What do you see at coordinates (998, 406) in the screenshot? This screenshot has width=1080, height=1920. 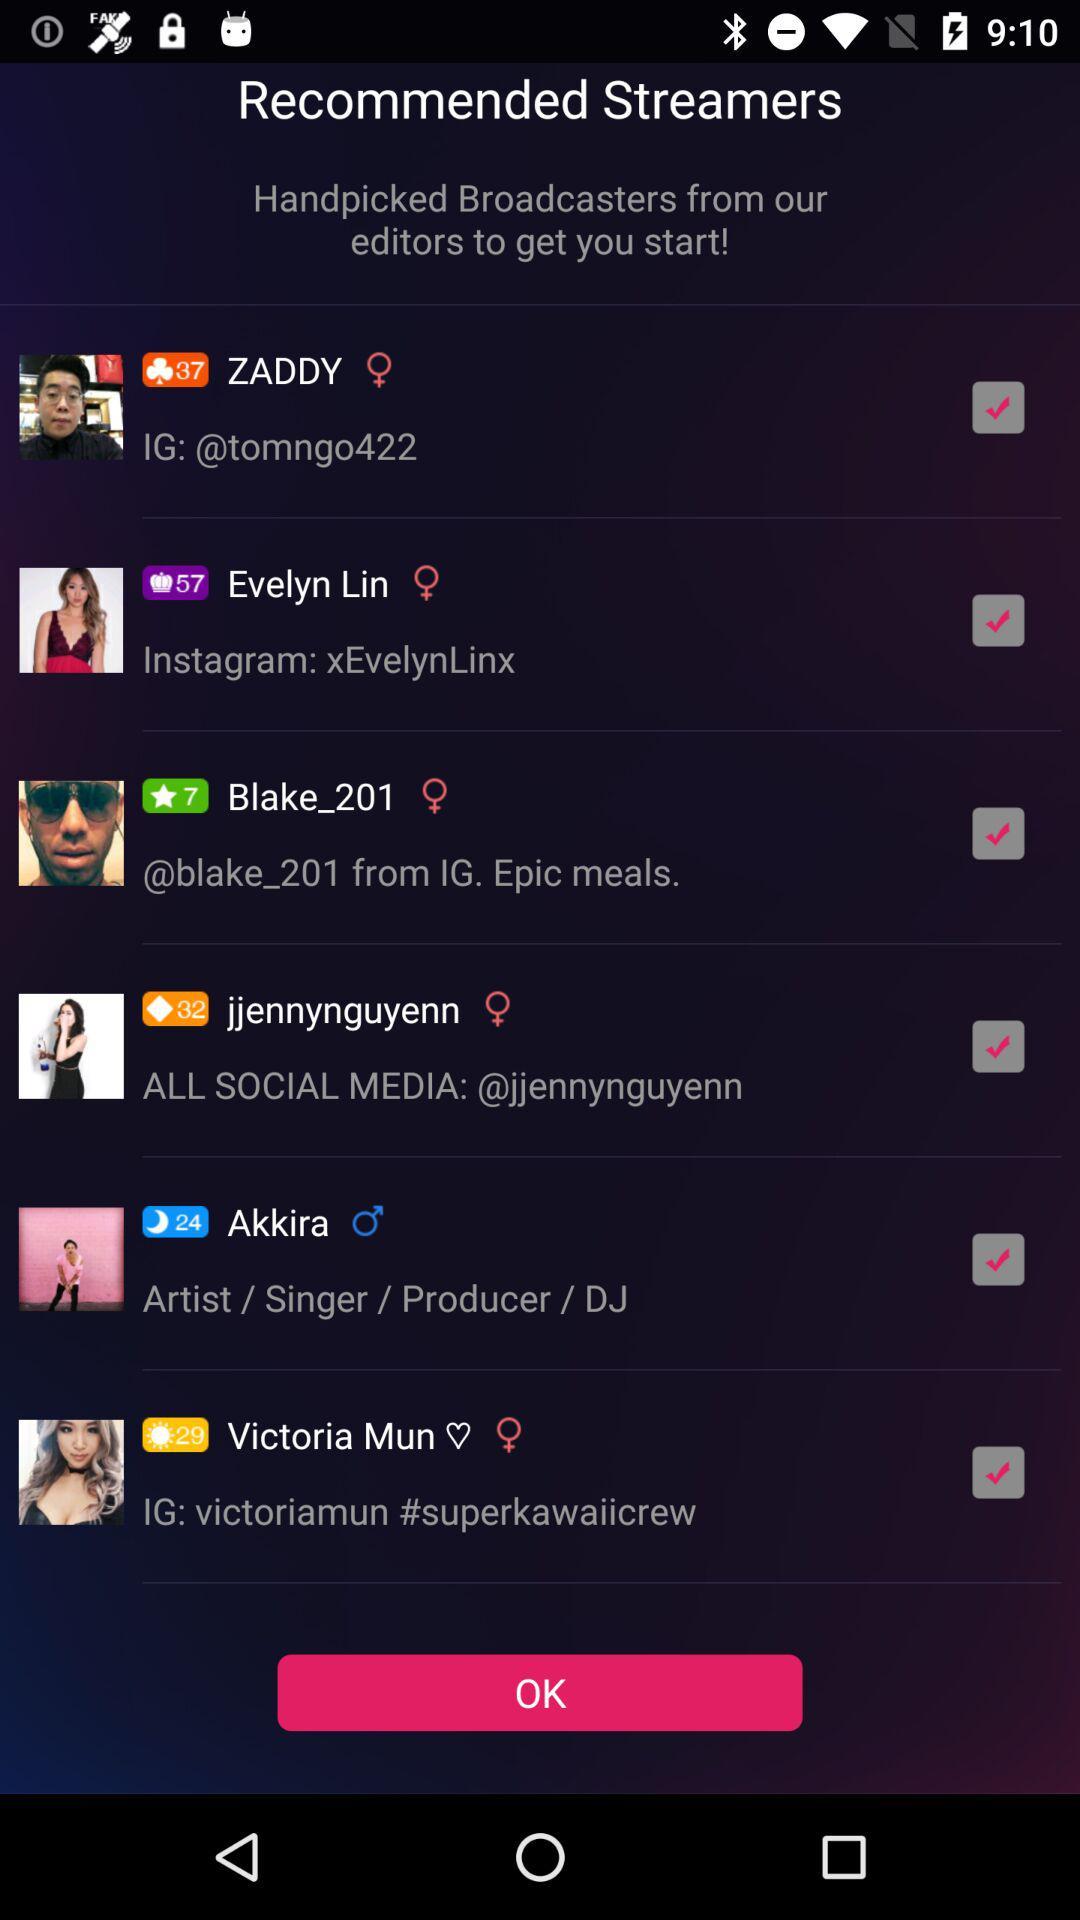 I see `streamer` at bounding box center [998, 406].